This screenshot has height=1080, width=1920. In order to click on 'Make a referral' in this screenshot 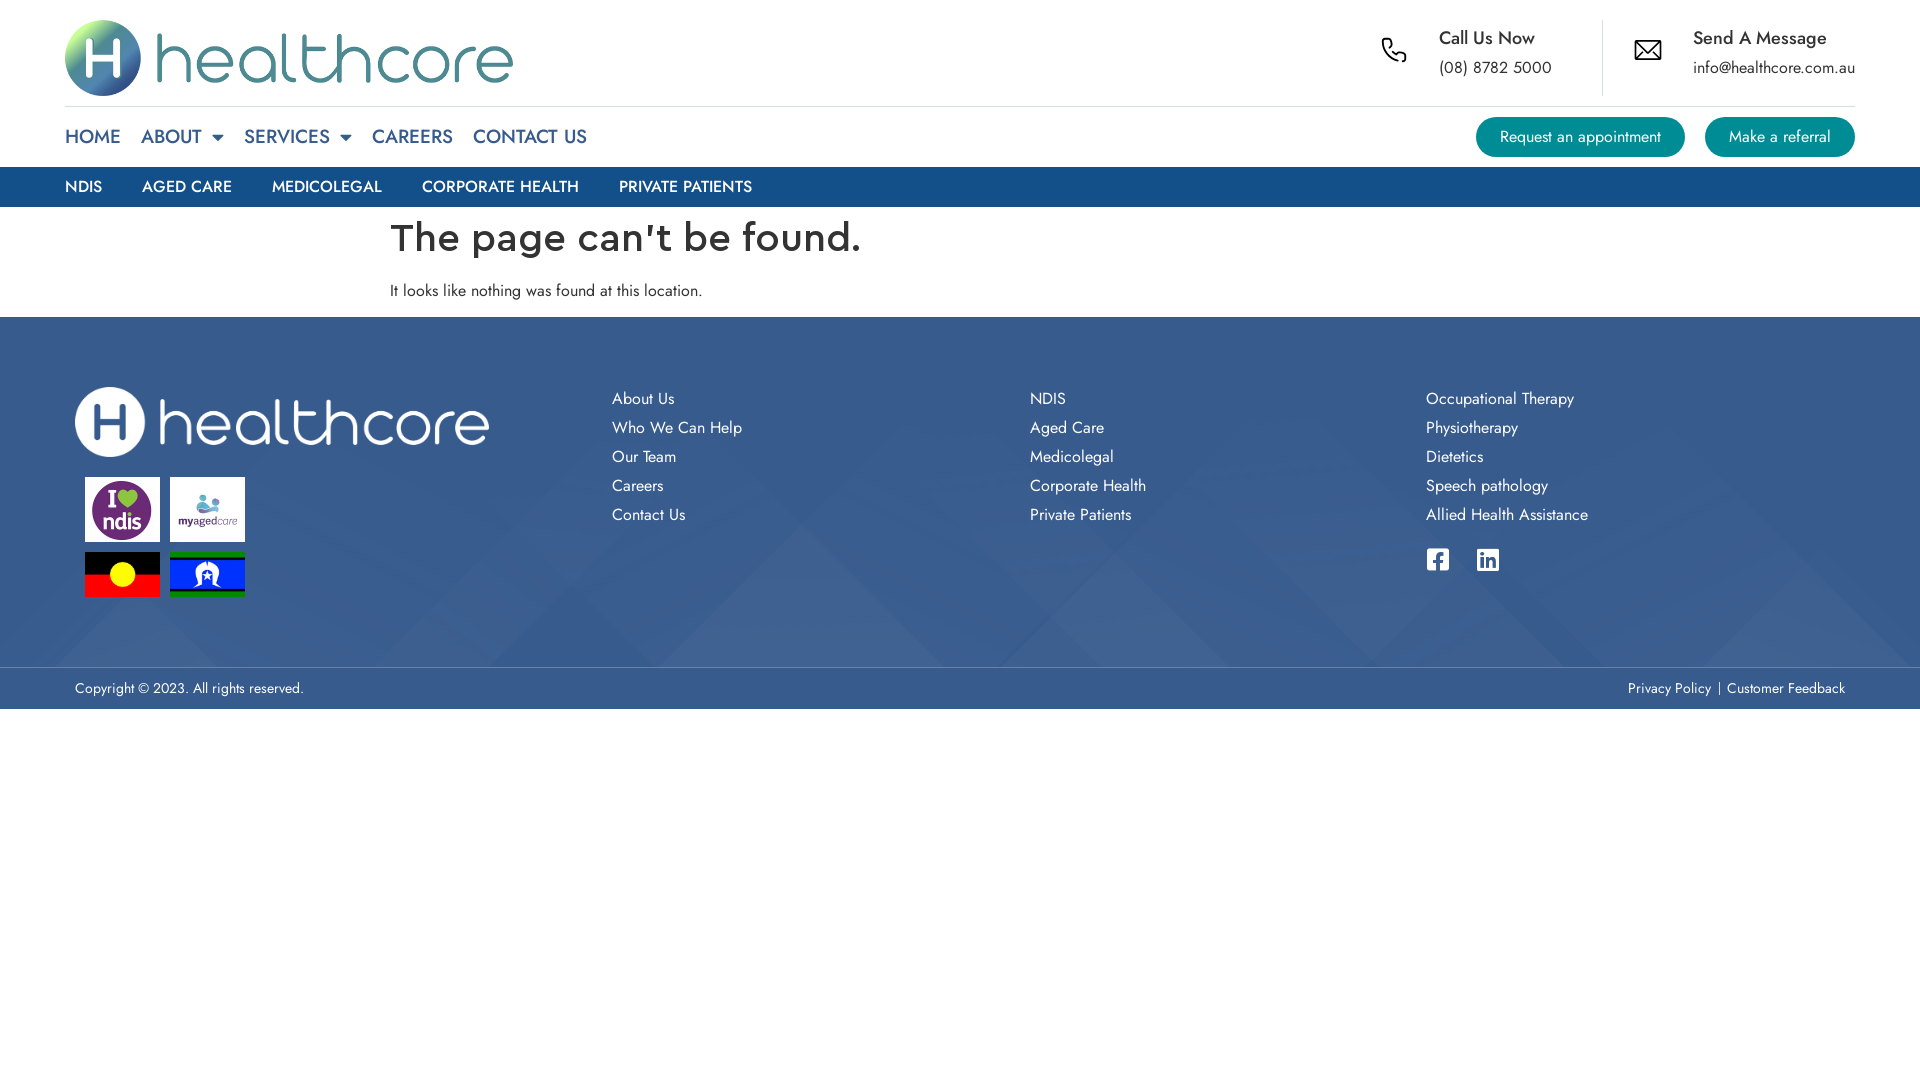, I will do `click(1780, 136)`.